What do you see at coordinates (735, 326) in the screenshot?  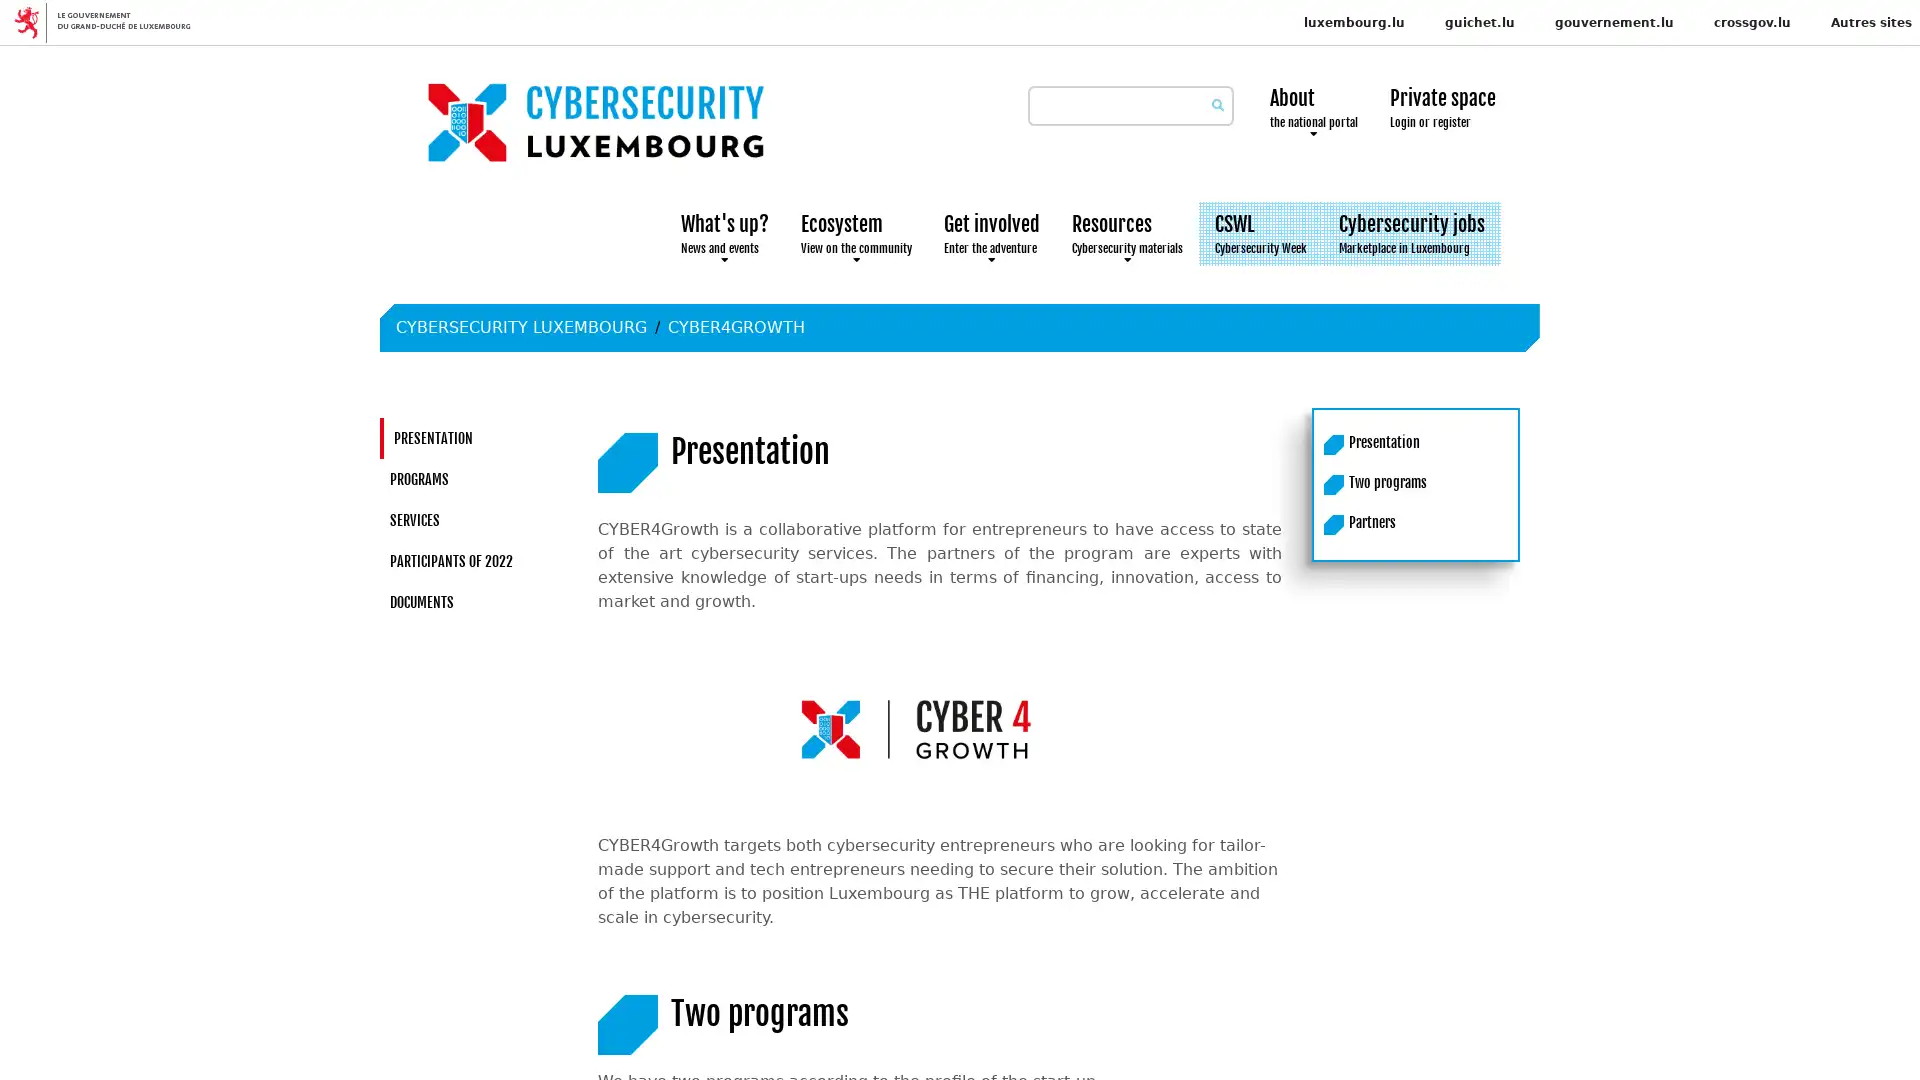 I see `CYBER4GROWTH` at bounding box center [735, 326].